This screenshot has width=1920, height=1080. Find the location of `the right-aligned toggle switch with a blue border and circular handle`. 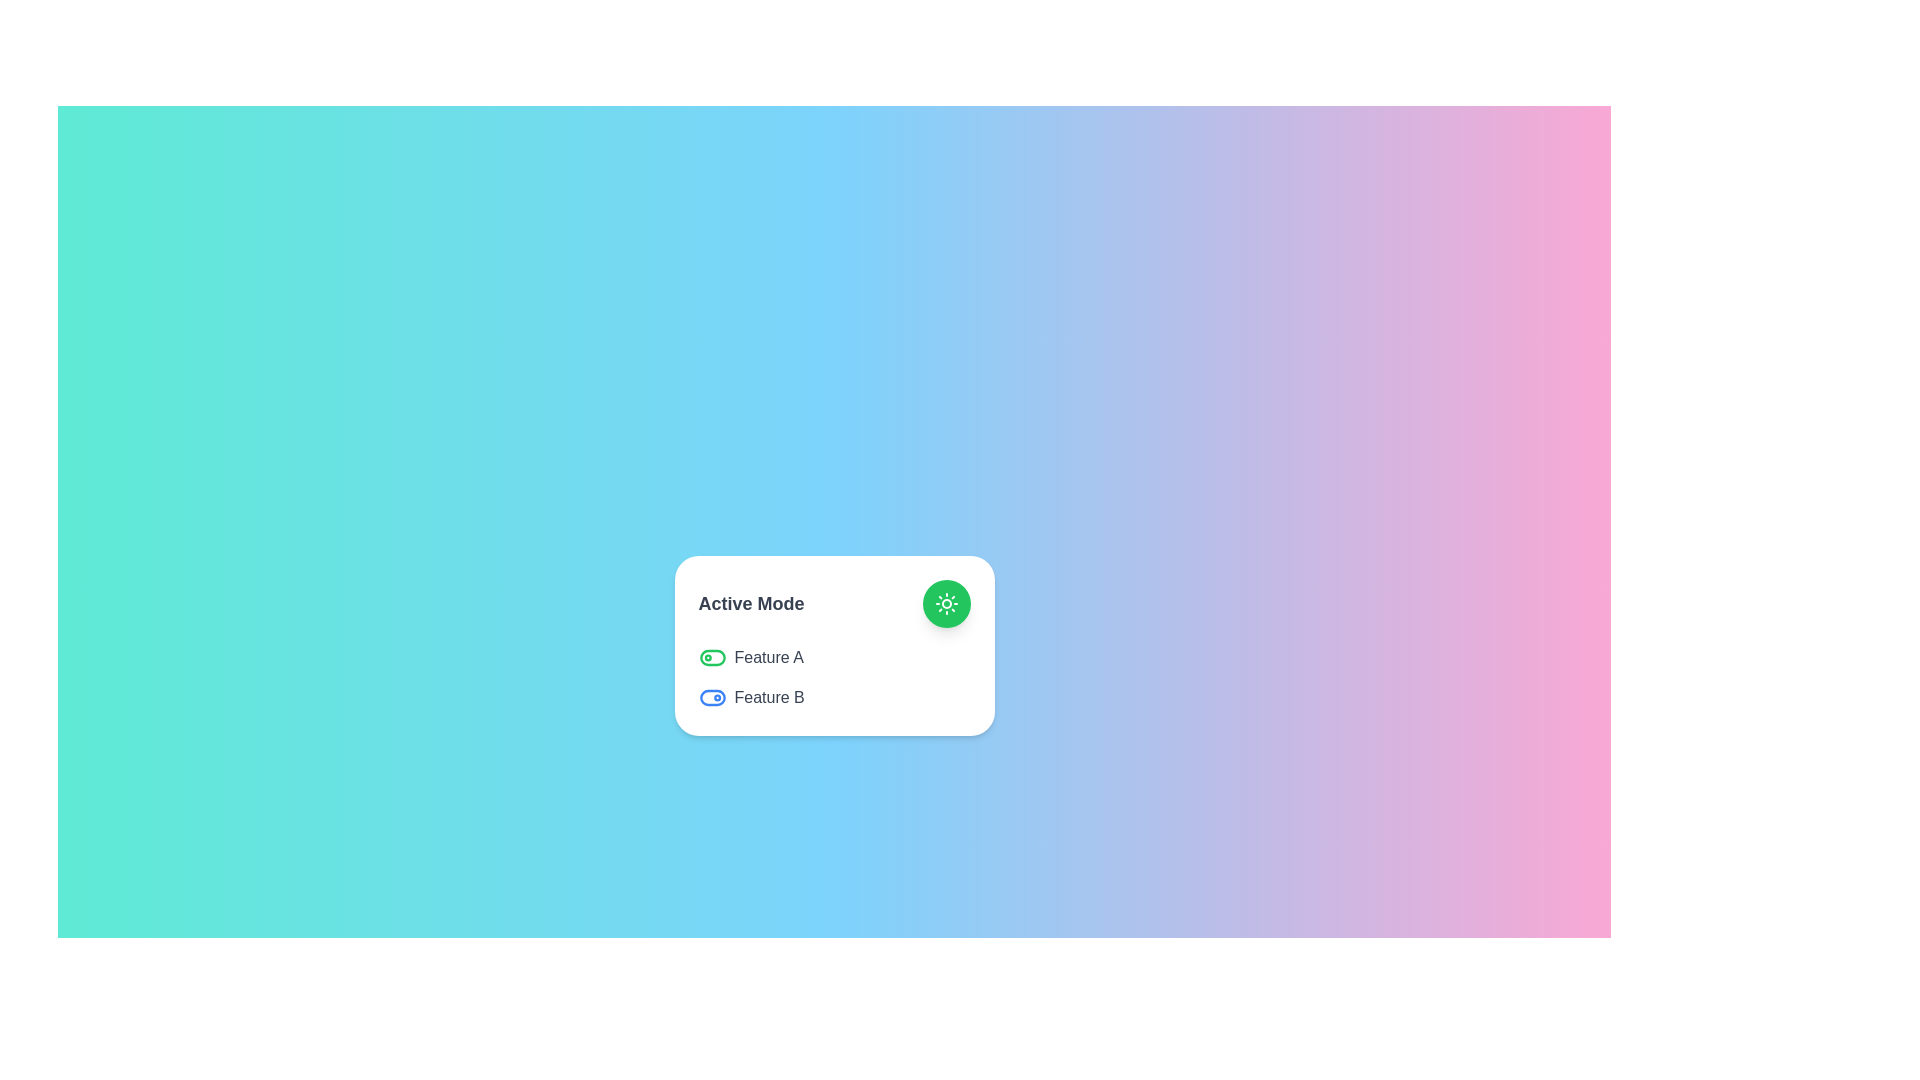

the right-aligned toggle switch with a blue border and circular handle is located at coordinates (712, 697).